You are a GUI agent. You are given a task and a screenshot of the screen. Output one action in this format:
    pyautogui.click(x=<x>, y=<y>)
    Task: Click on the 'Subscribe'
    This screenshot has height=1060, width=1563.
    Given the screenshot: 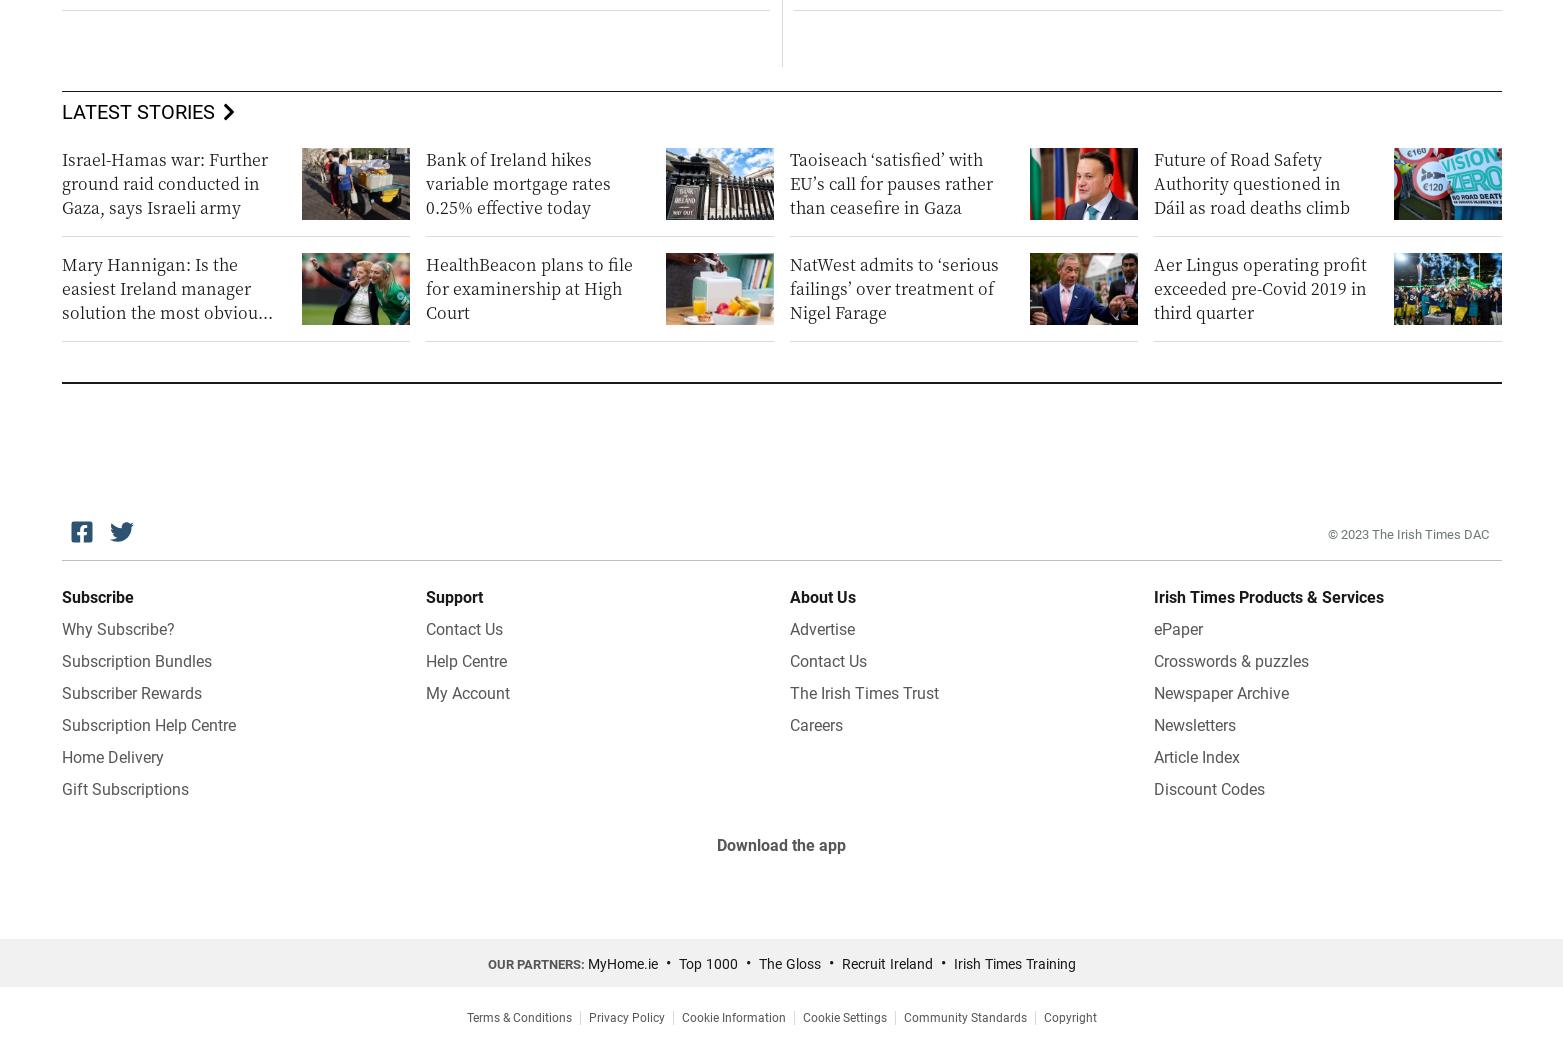 What is the action you would take?
    pyautogui.click(x=97, y=596)
    